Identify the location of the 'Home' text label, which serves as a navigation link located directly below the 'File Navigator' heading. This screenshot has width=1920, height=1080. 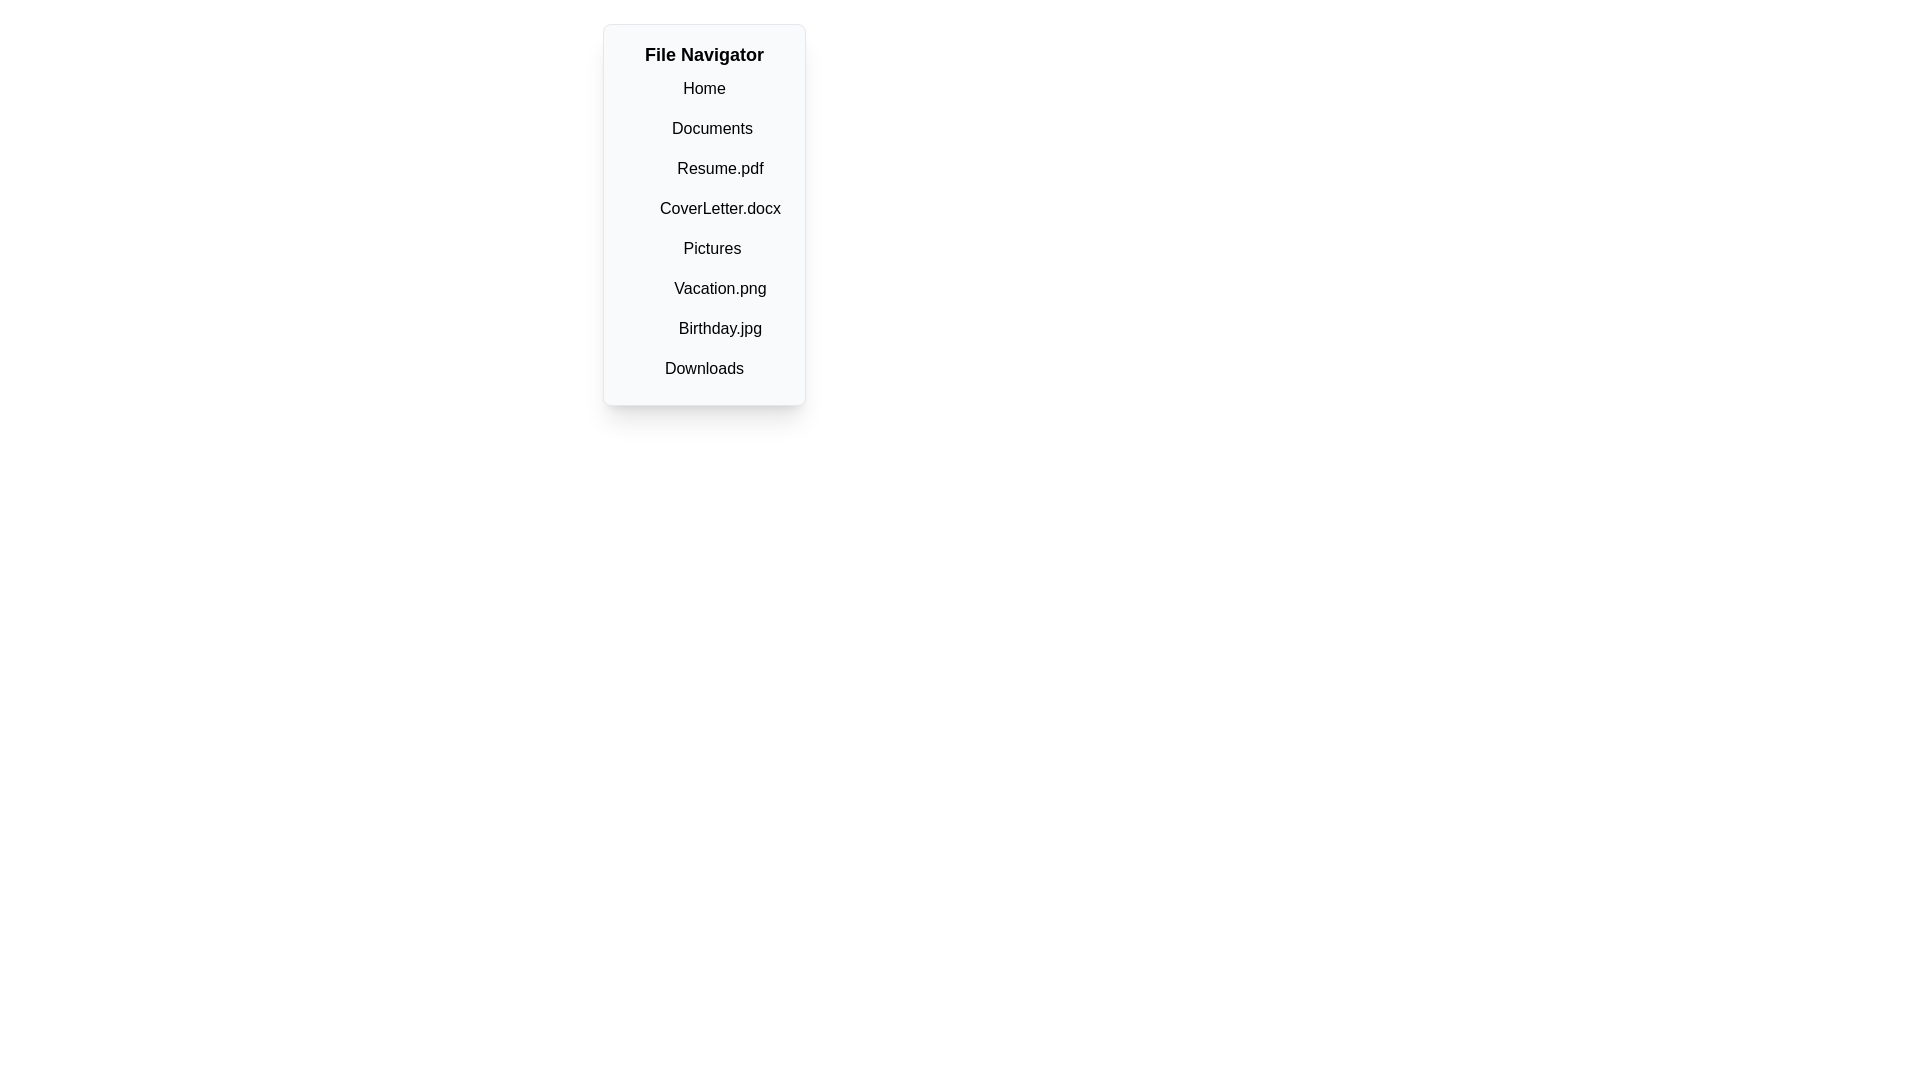
(704, 87).